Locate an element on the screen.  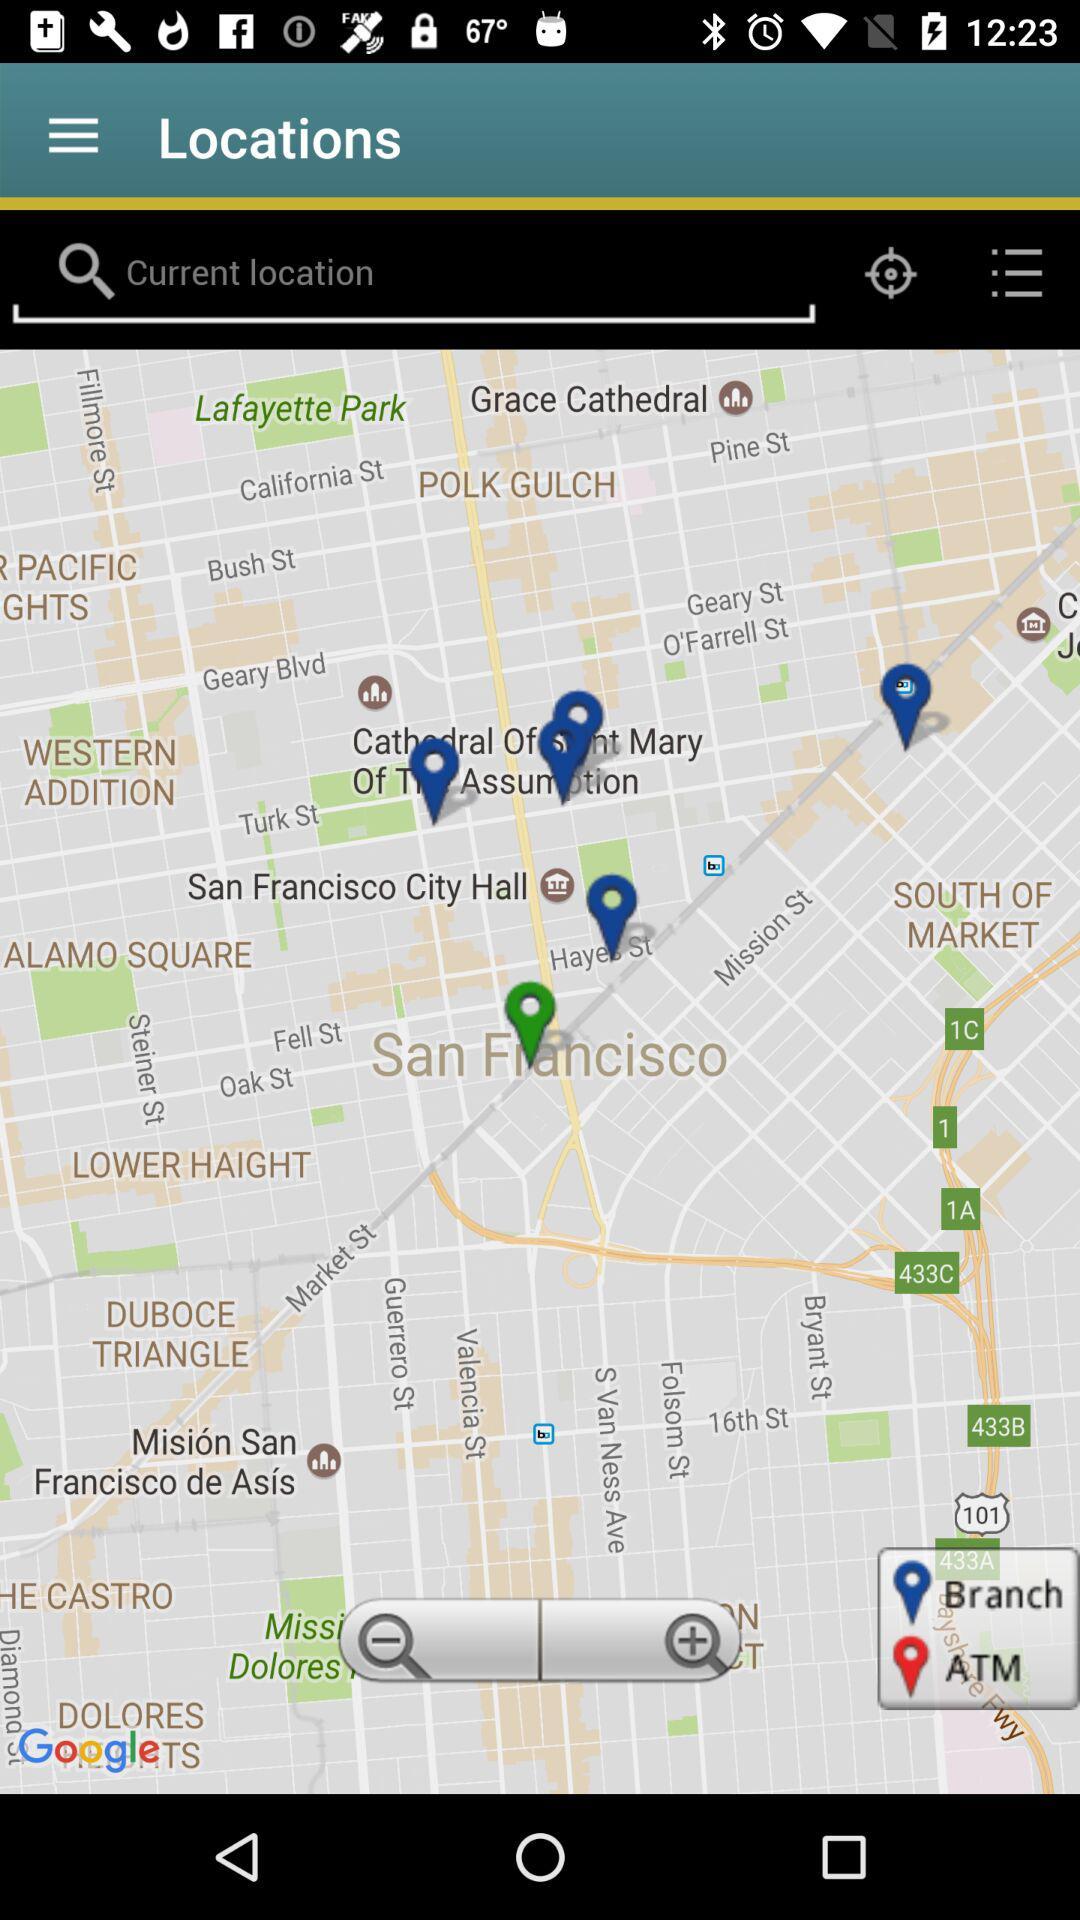
the settings icon is located at coordinates (644, 1646).